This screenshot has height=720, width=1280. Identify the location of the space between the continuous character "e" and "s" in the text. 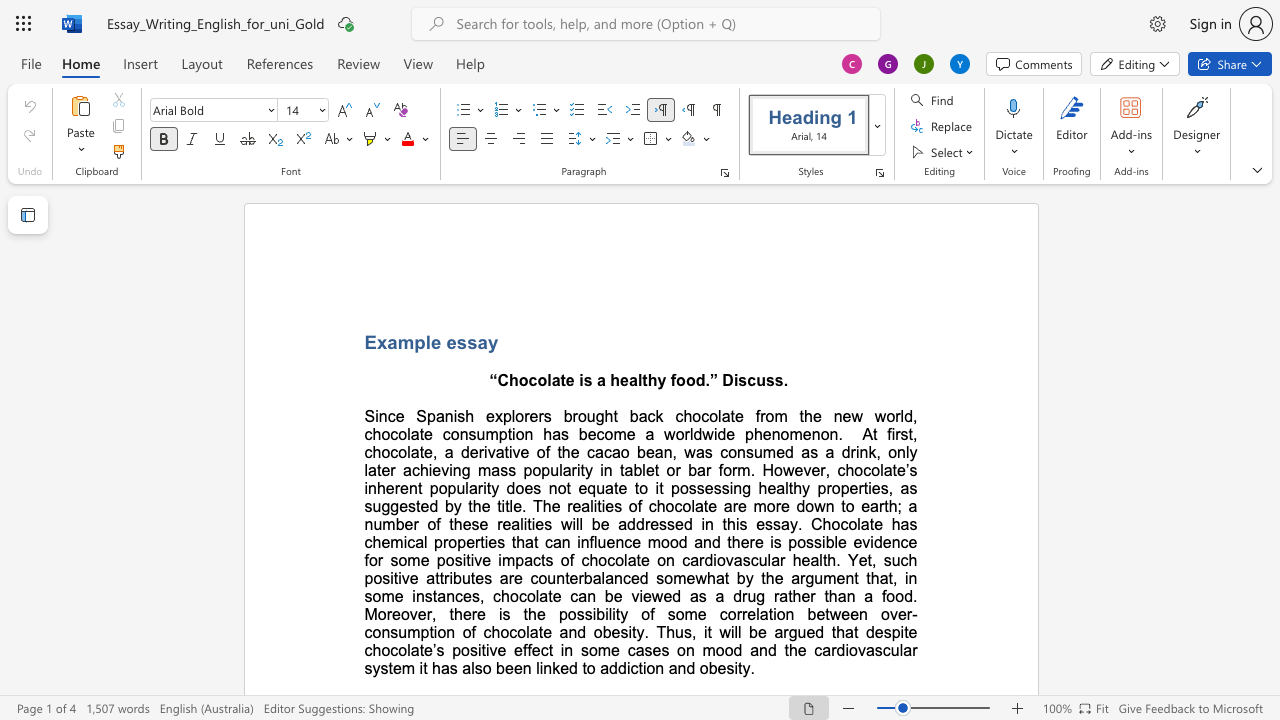
(455, 341).